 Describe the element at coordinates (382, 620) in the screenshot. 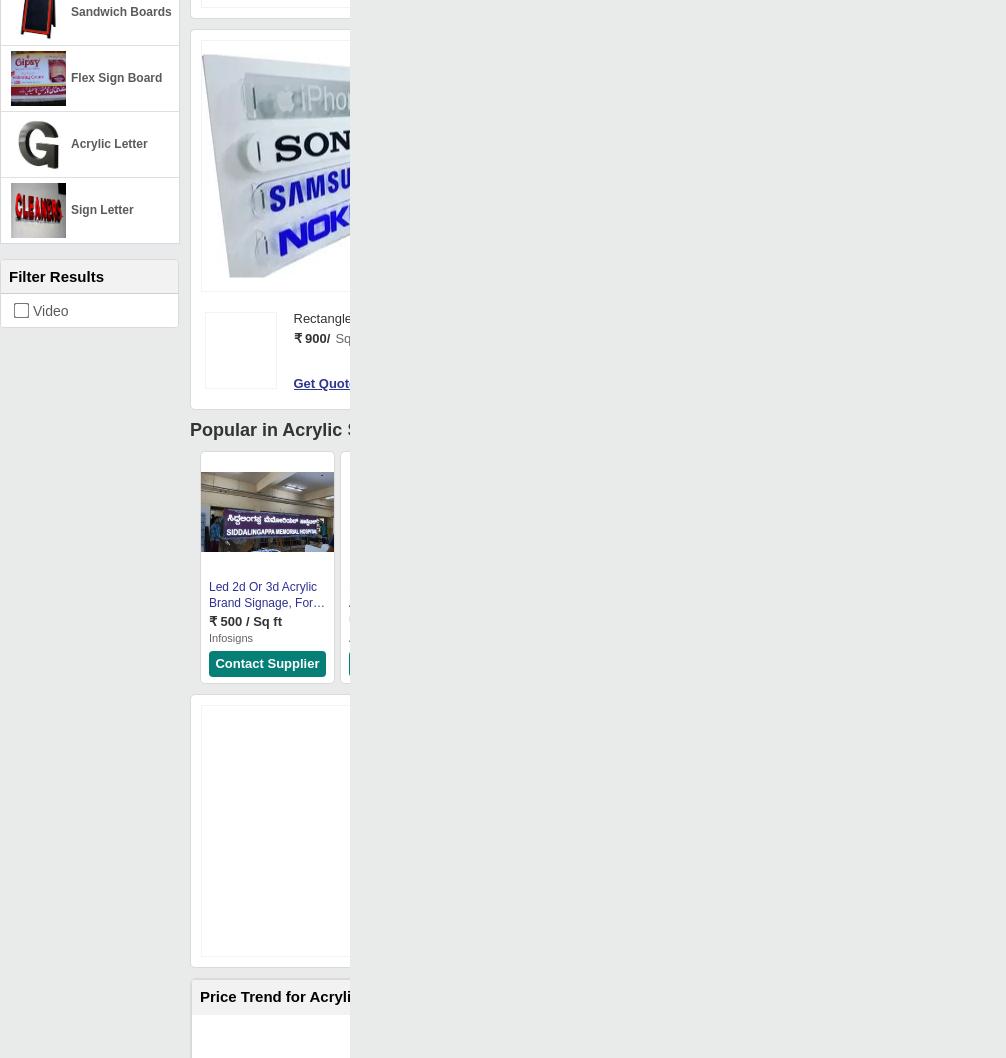

I see `'₹ 100 / Inch'` at that location.